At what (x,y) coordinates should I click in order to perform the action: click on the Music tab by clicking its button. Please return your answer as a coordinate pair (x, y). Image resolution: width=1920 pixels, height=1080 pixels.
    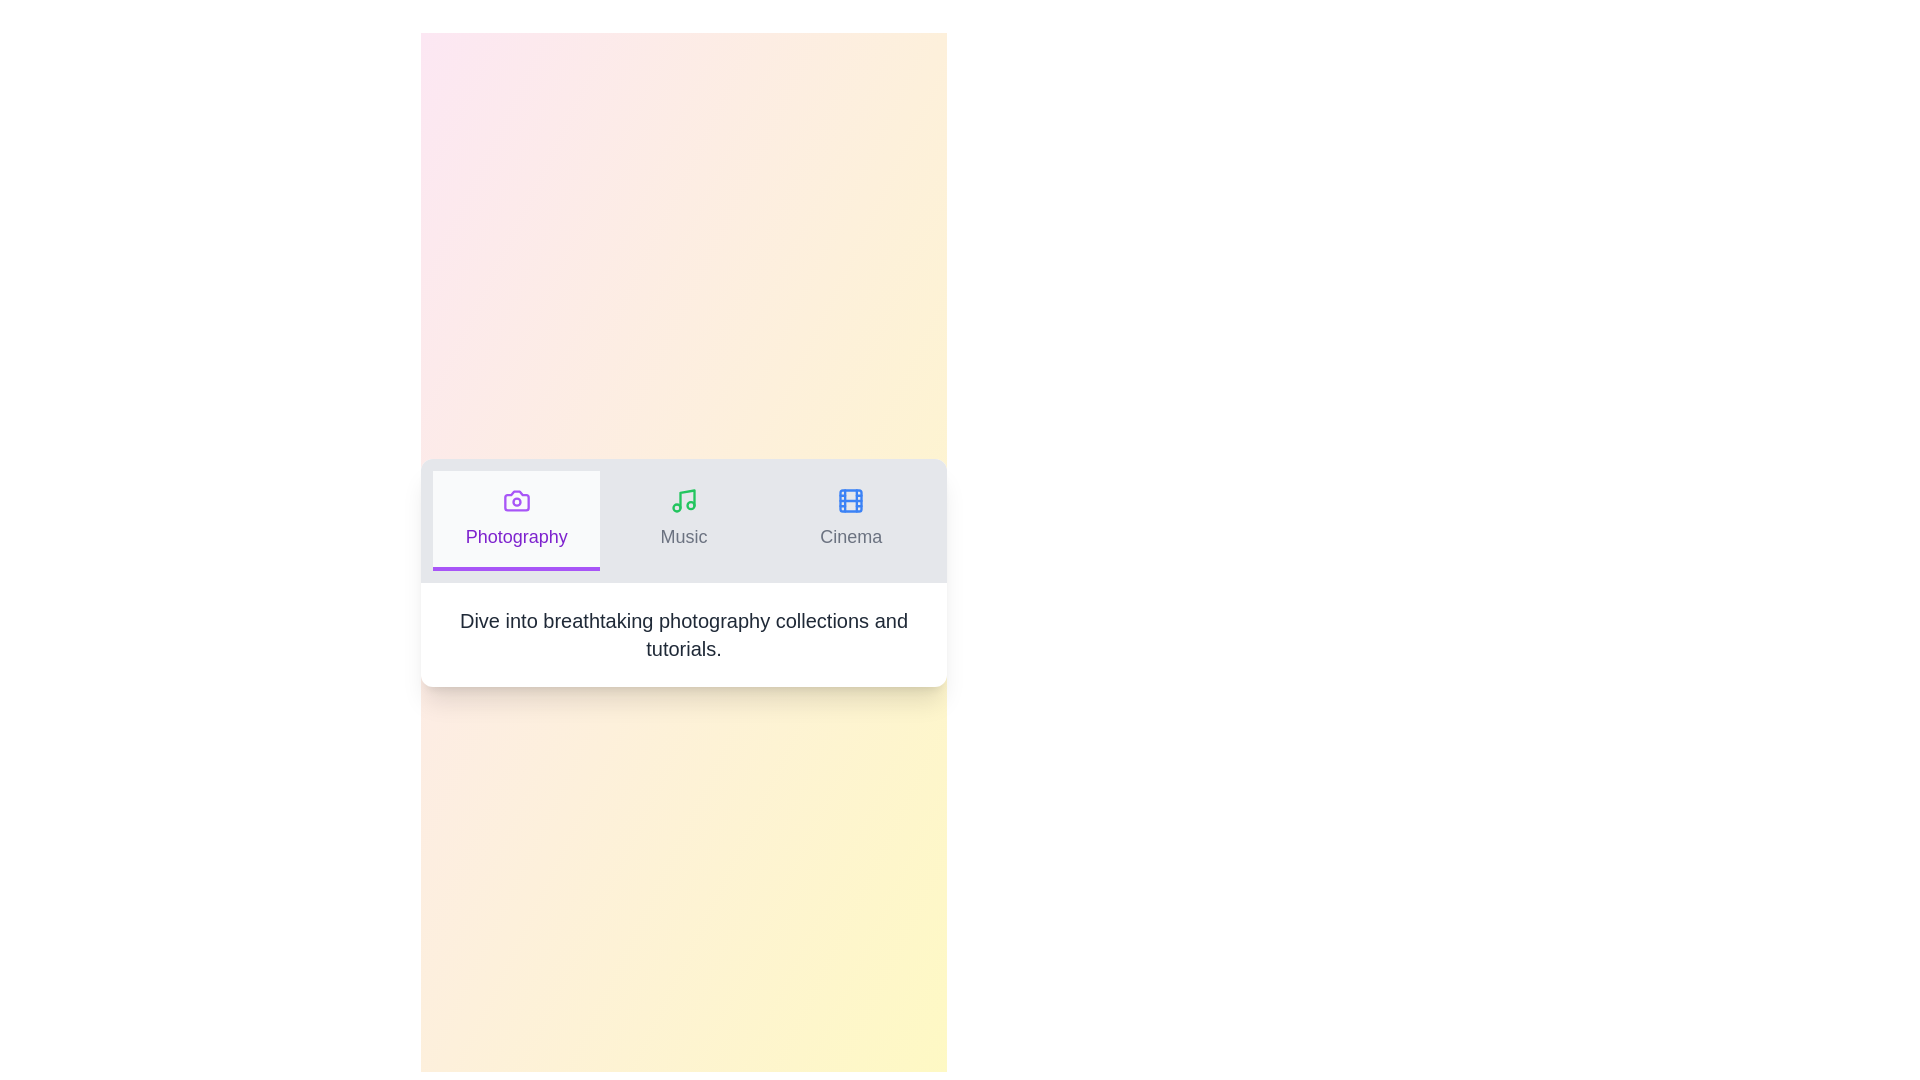
    Looking at the image, I should click on (683, 519).